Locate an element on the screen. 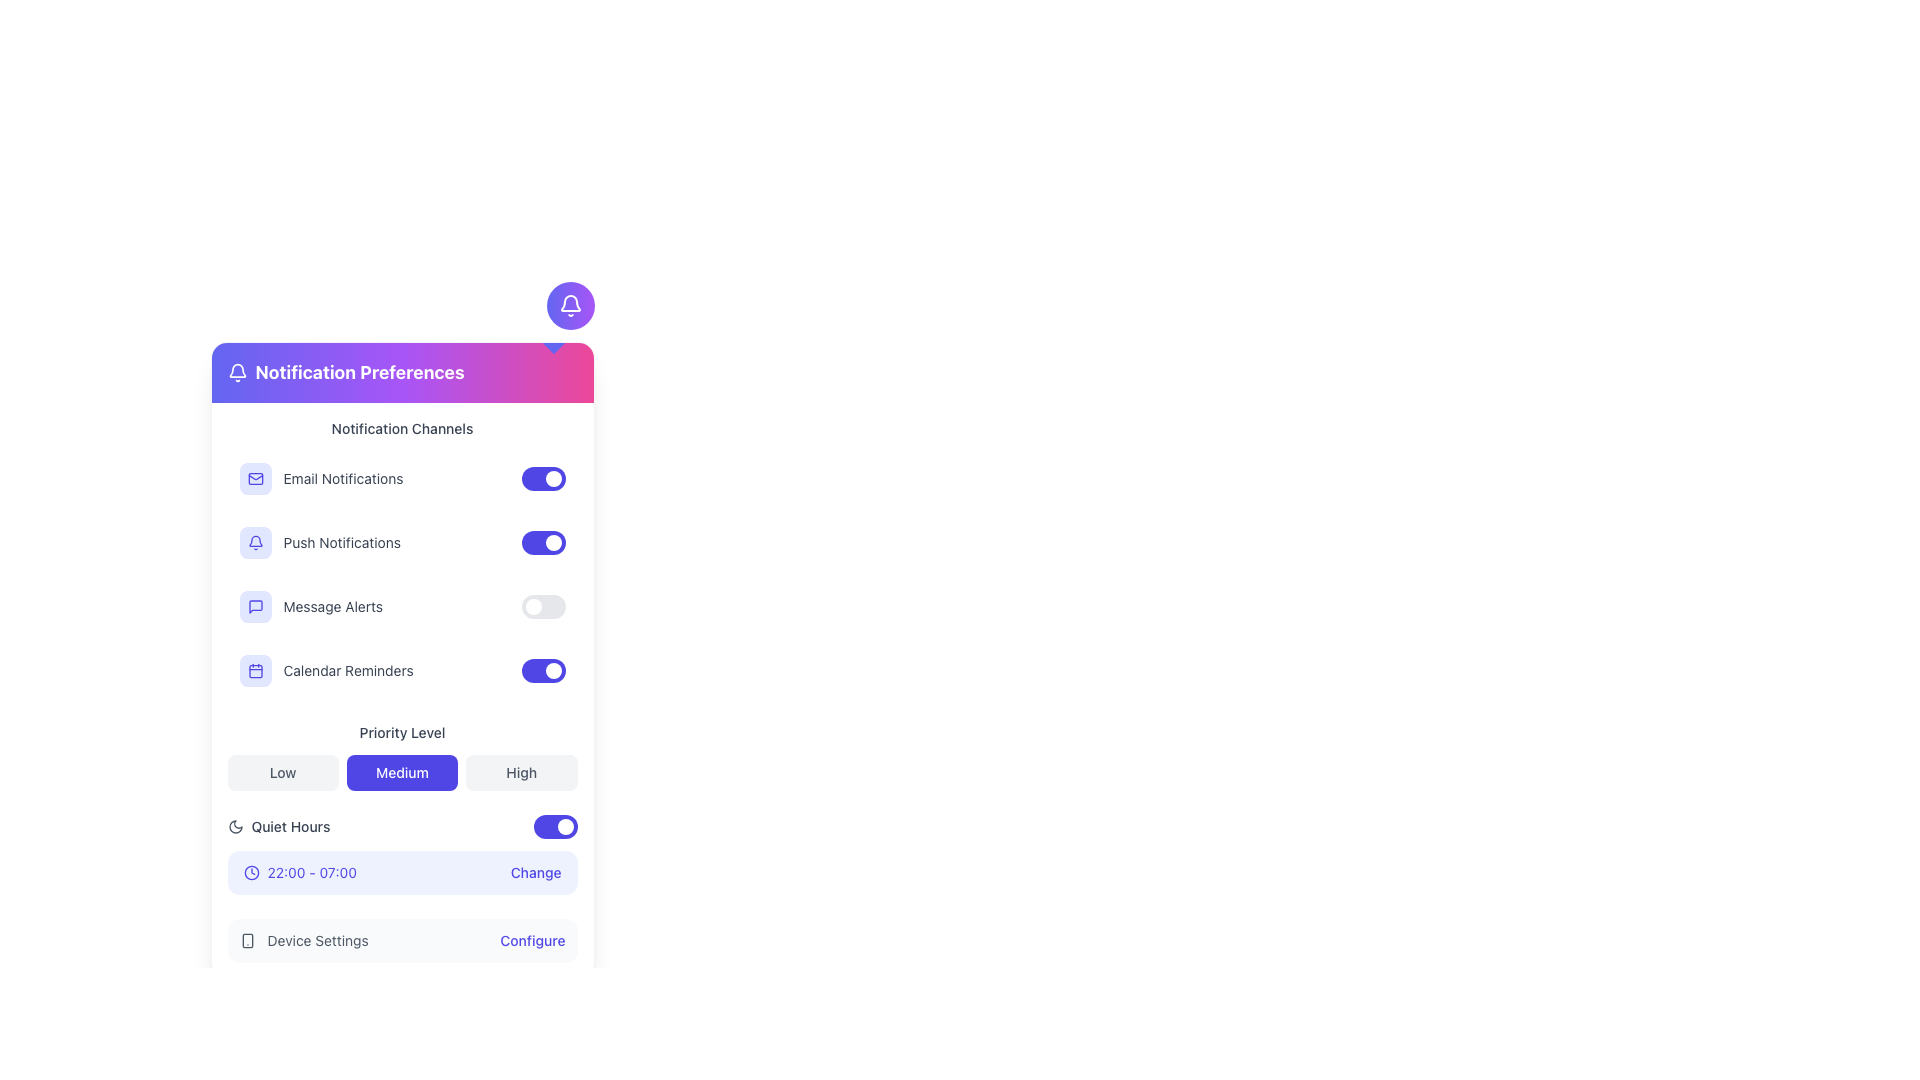 This screenshot has height=1080, width=1920. the notification settings button located at the top-right corner of the notification settings panel is located at coordinates (569, 305).